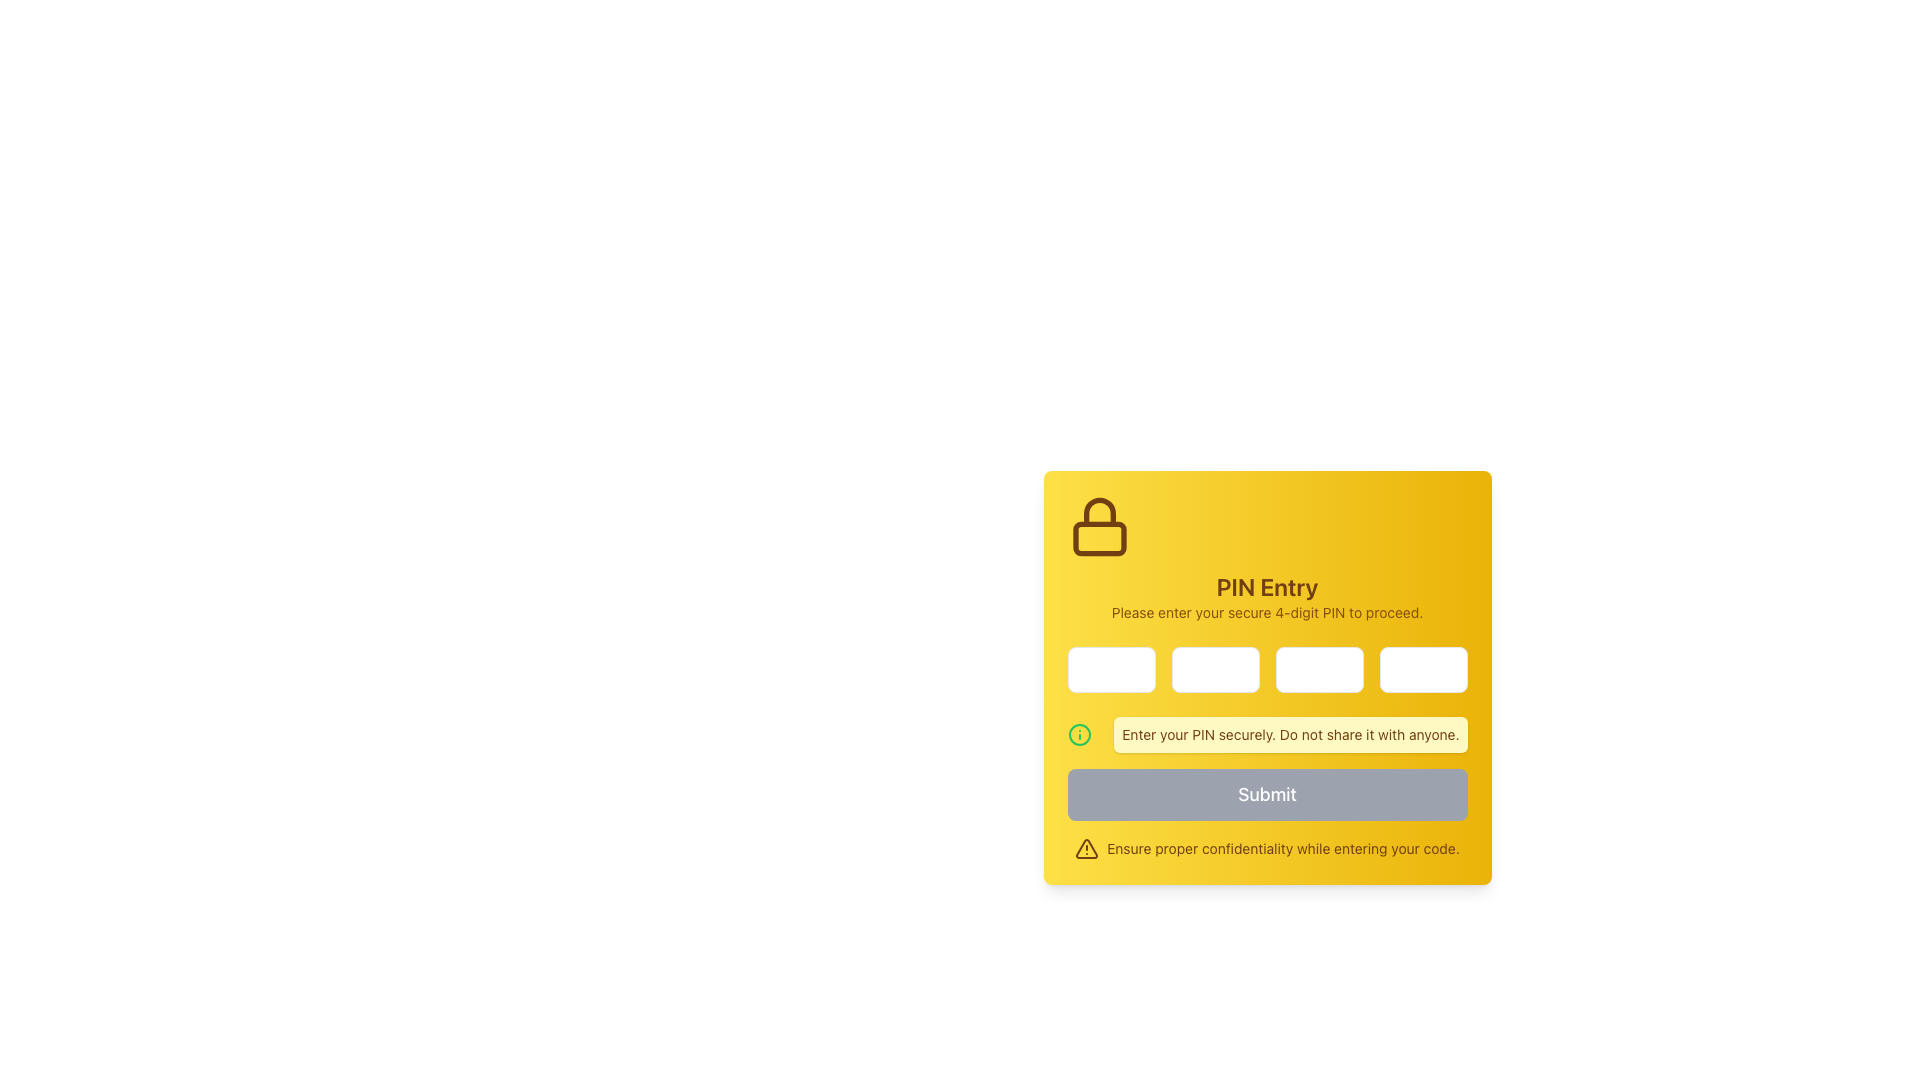 This screenshot has height=1080, width=1920. I want to click on the static informational notification box that advises users about securely entering their PIN, positioned below the PIN input boxes and above the 'Submit' button, so click(1266, 735).